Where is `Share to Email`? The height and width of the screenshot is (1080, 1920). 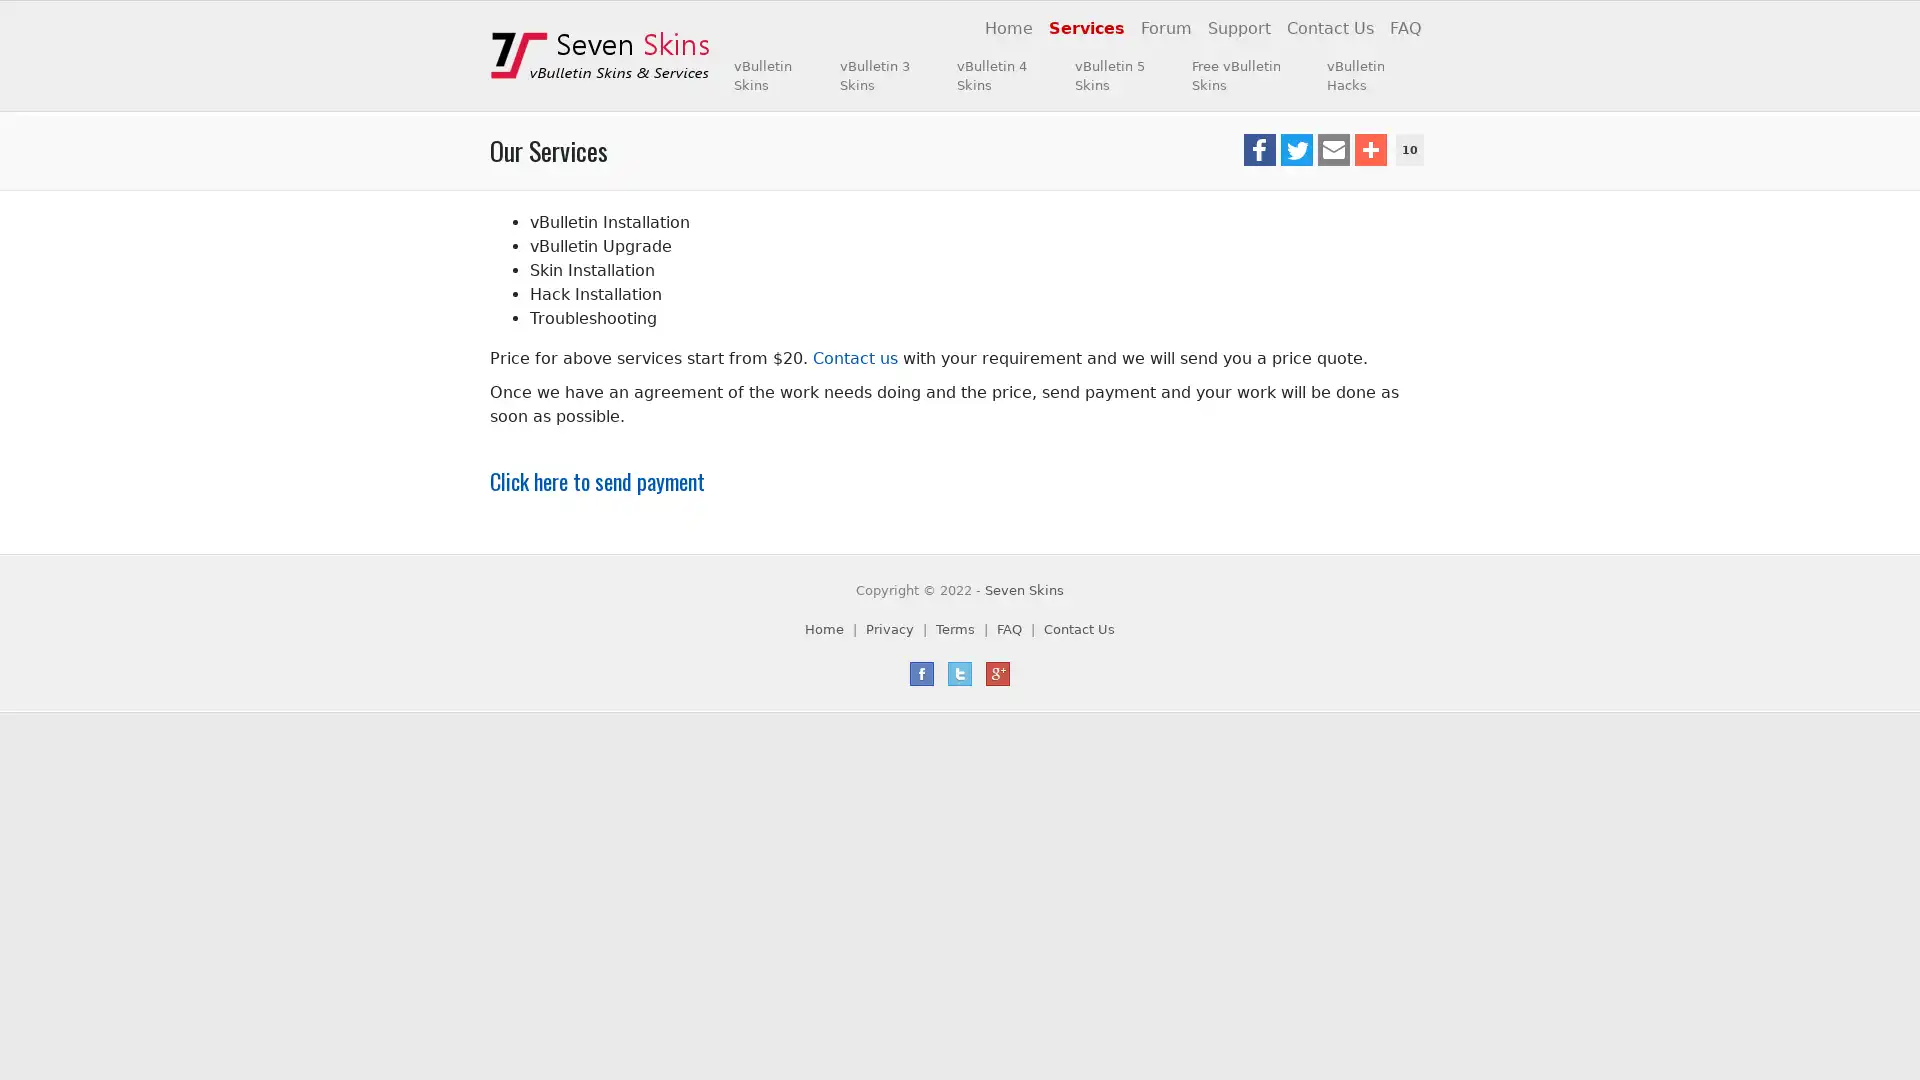
Share to Email is located at coordinates (1333, 149).